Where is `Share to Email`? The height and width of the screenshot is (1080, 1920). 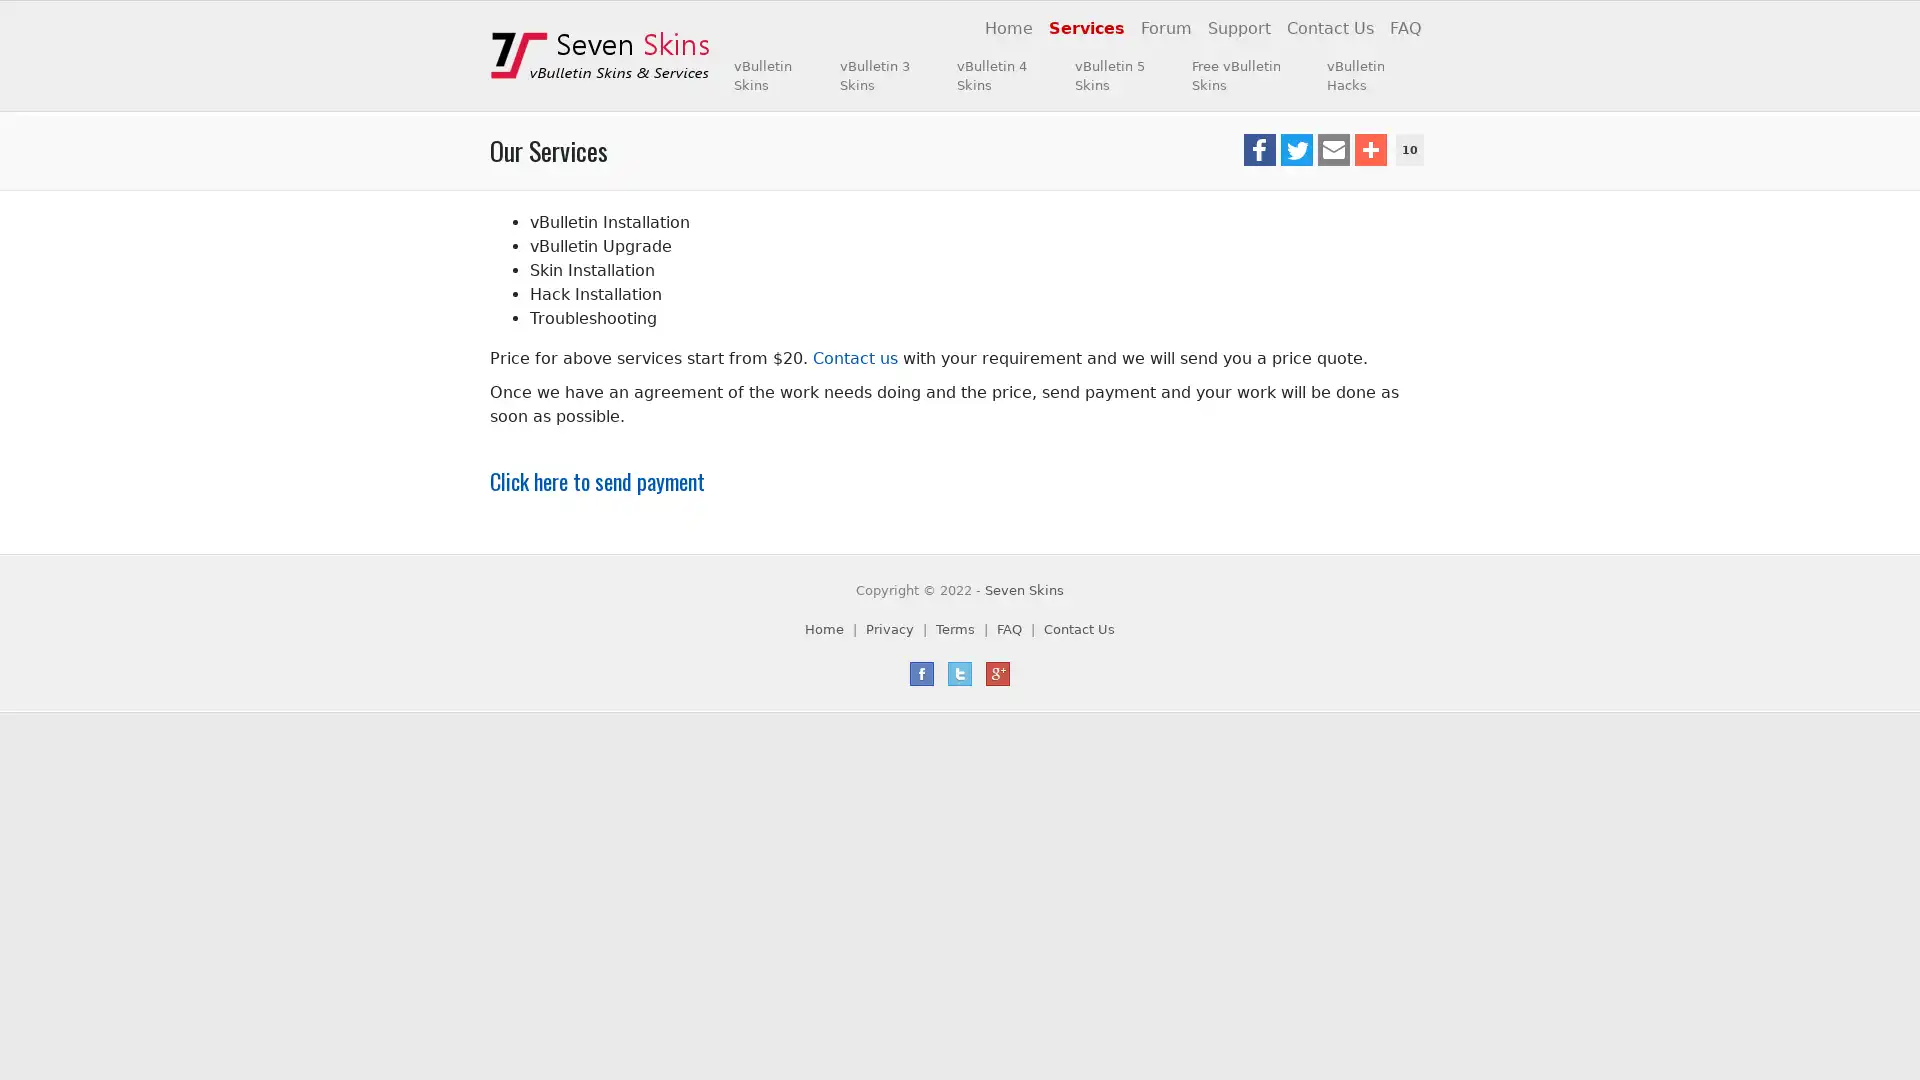
Share to Email is located at coordinates (1333, 149).